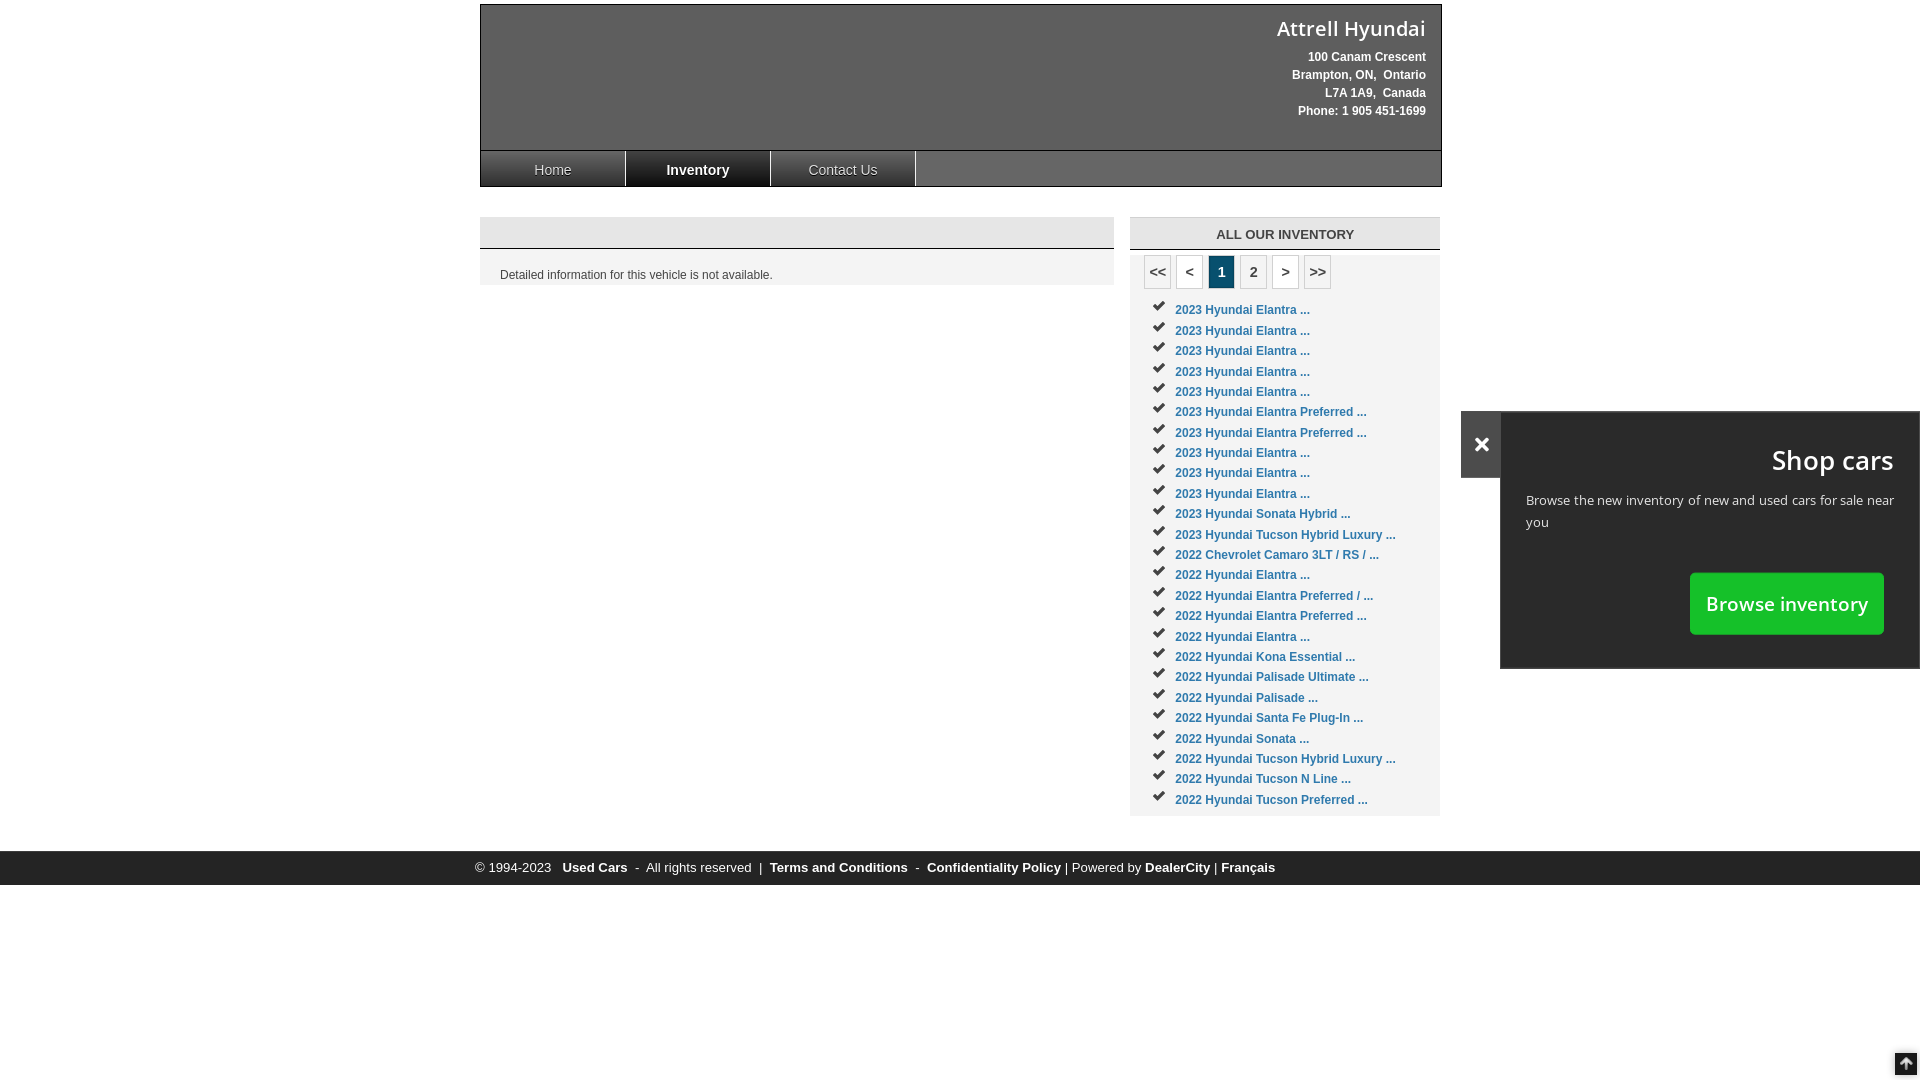 The width and height of the screenshot is (1920, 1080). I want to click on '2022 Hyundai Sonata ...', so click(1241, 739).